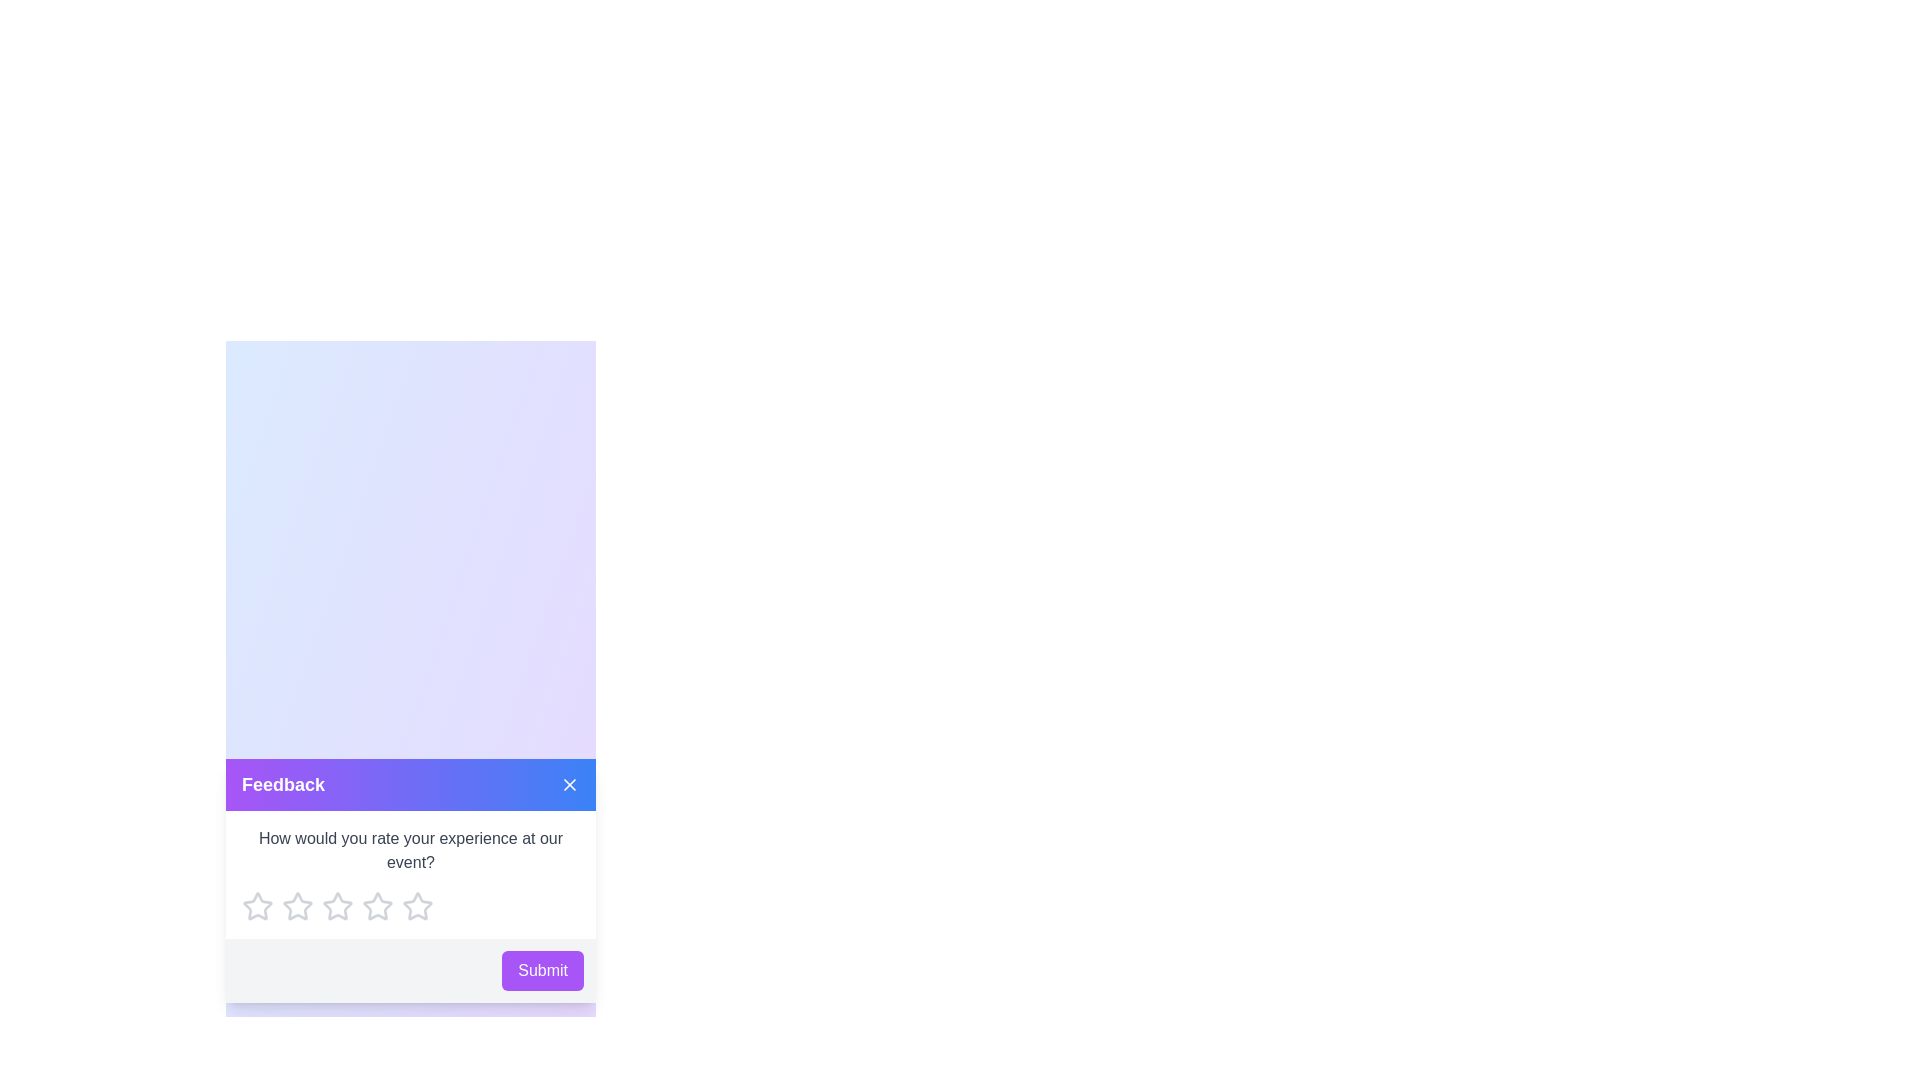 This screenshot has height=1080, width=1920. Describe the element at coordinates (257, 906) in the screenshot. I see `the first rating star icon, which is a hollow star-shaped icon used for rating, located under the question 'How would you rate your experience at our event?'` at that location.